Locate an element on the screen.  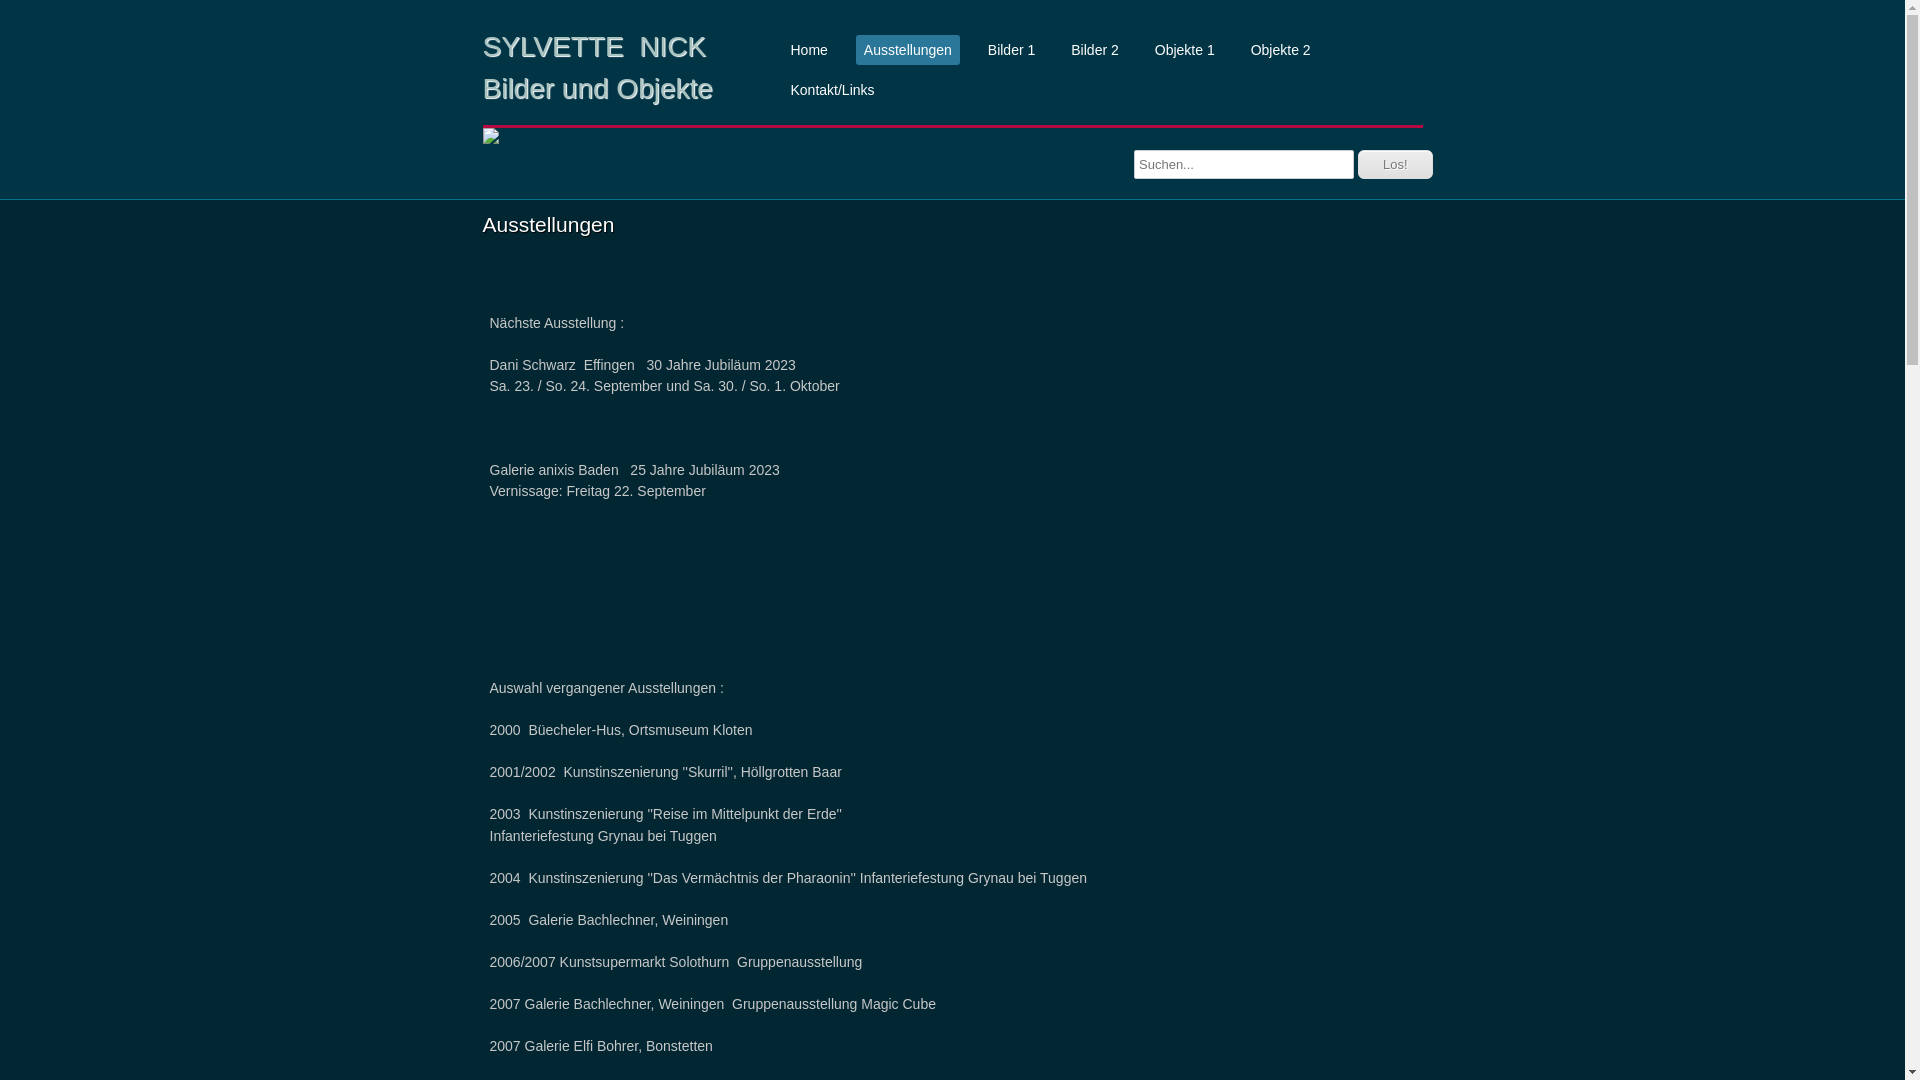
'Los!' is located at coordinates (1394, 163).